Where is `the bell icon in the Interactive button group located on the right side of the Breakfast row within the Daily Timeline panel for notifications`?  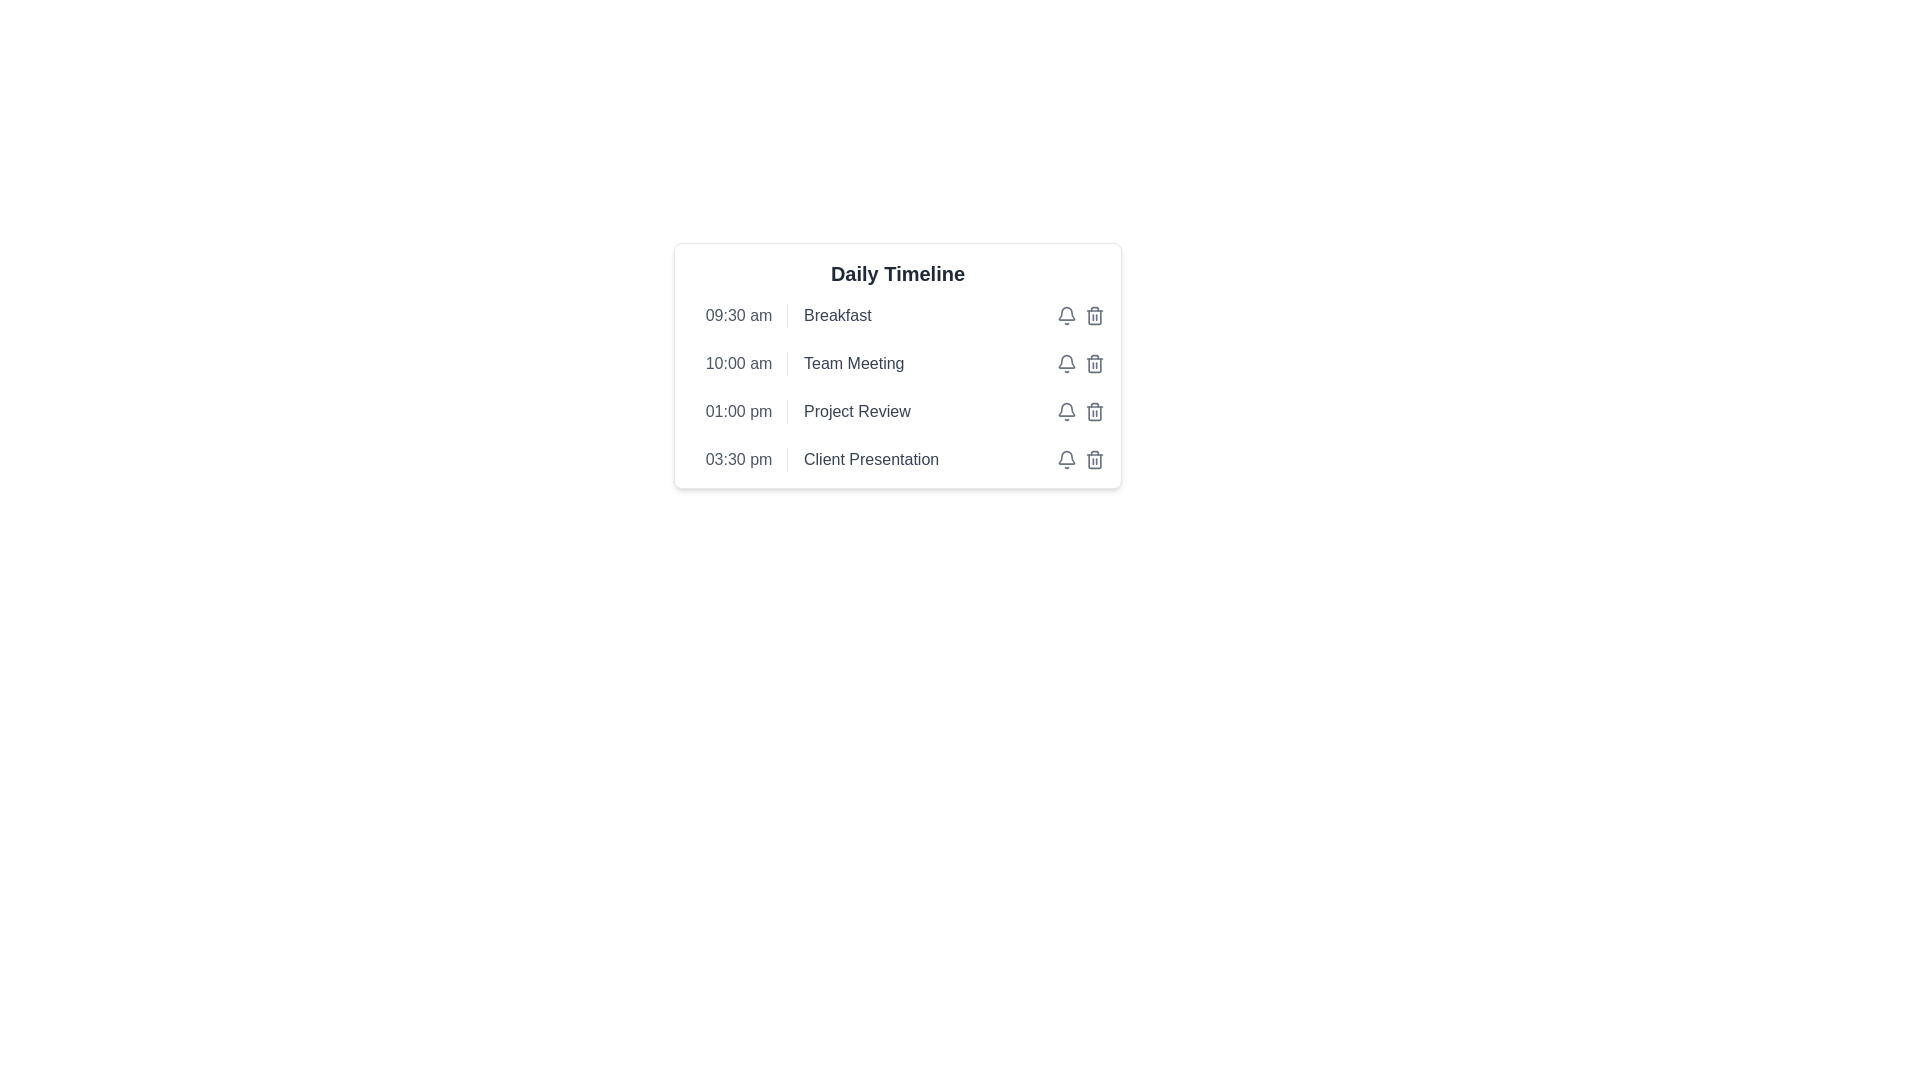 the bell icon in the Interactive button group located on the right side of the Breakfast row within the Daily Timeline panel for notifications is located at coordinates (1079, 315).